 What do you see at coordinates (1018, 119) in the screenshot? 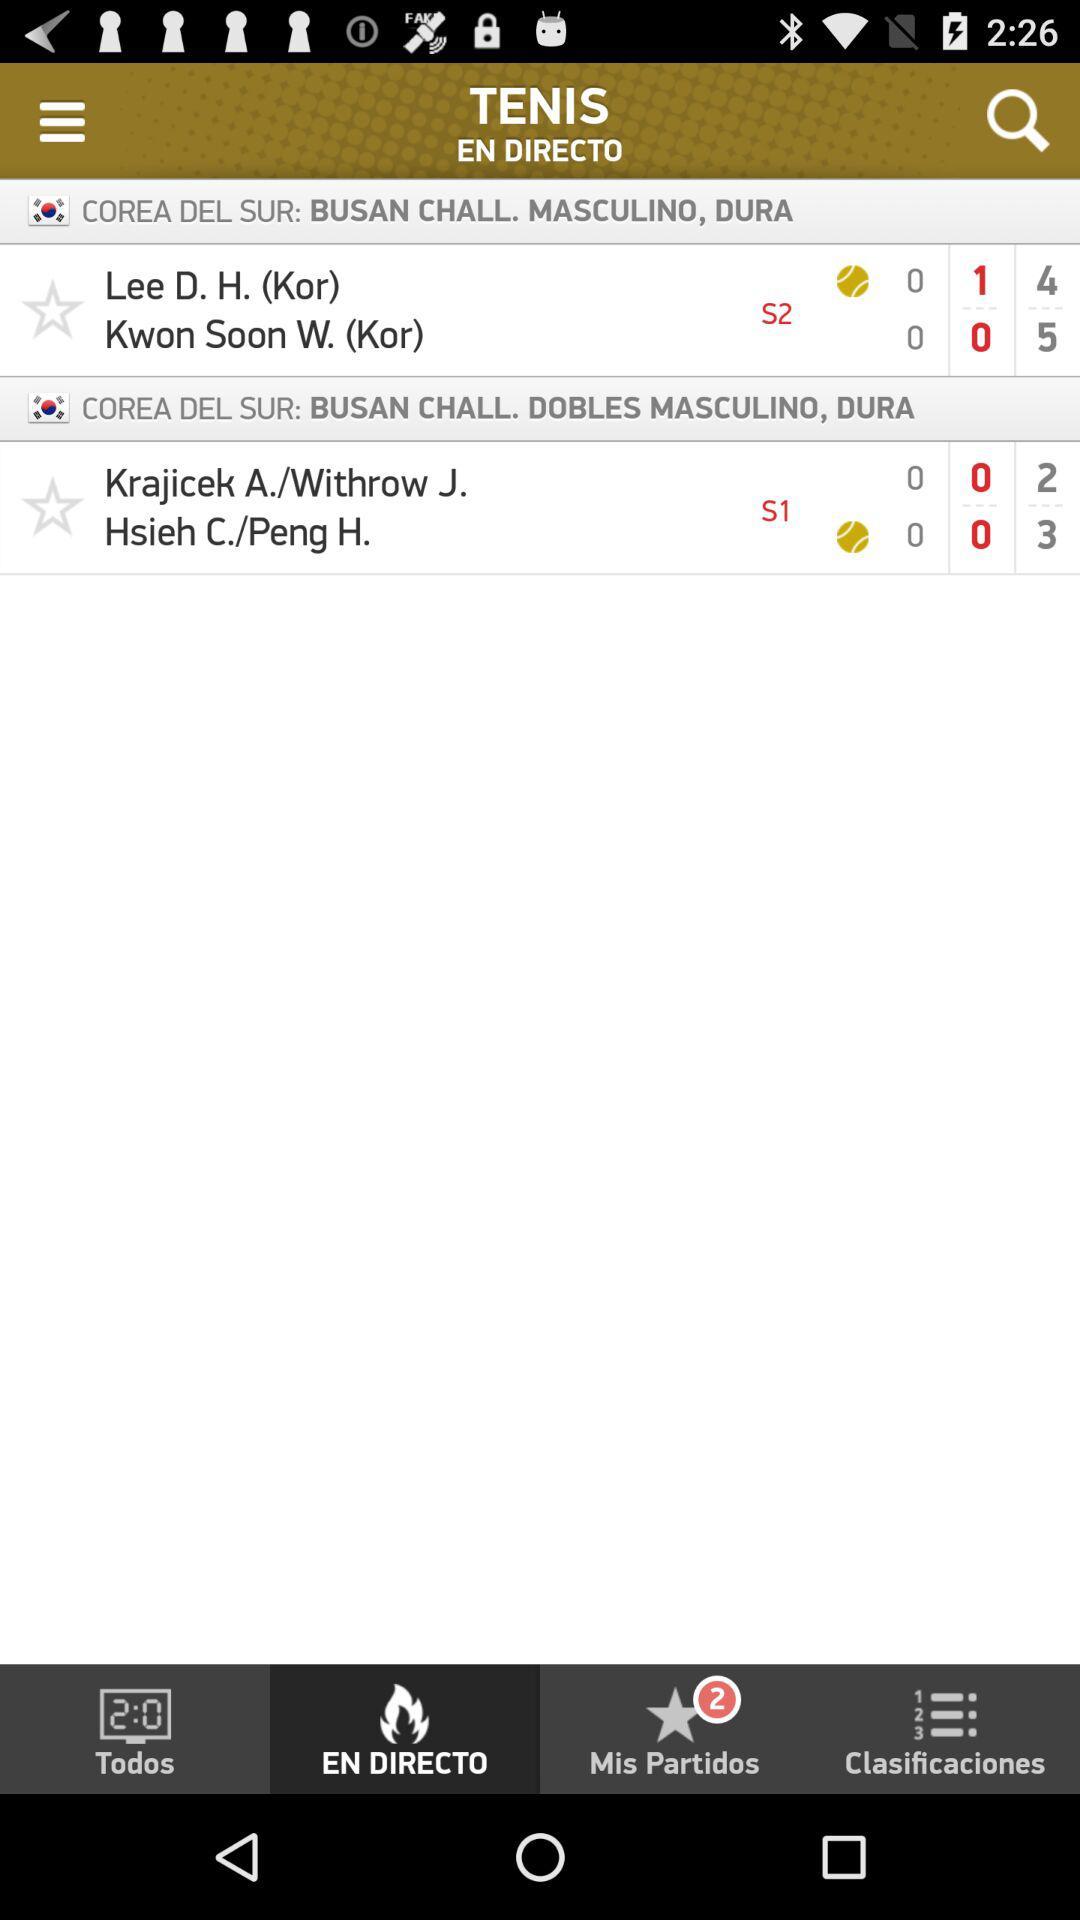
I see `the icon next to busan chall masculino item` at bounding box center [1018, 119].